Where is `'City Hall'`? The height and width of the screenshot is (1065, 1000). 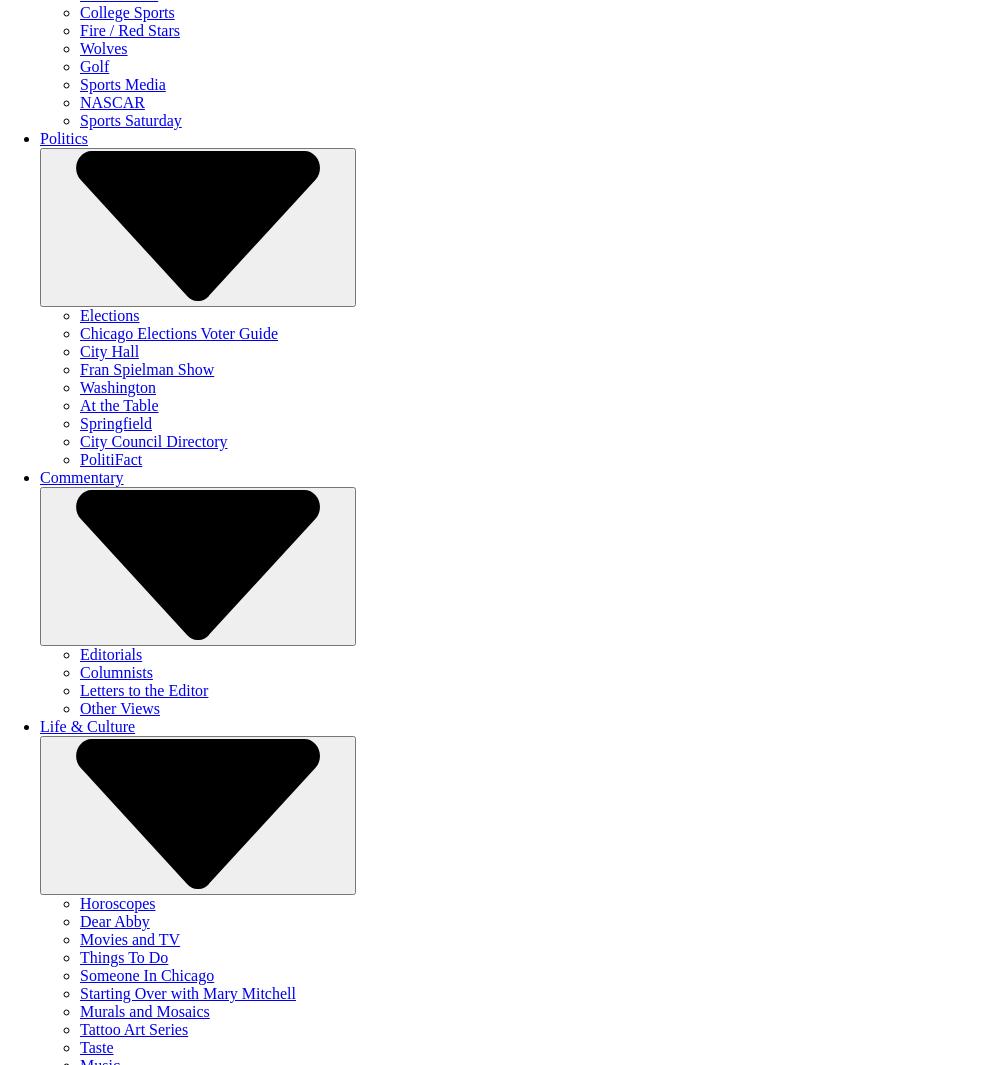 'City Hall' is located at coordinates (108, 350).